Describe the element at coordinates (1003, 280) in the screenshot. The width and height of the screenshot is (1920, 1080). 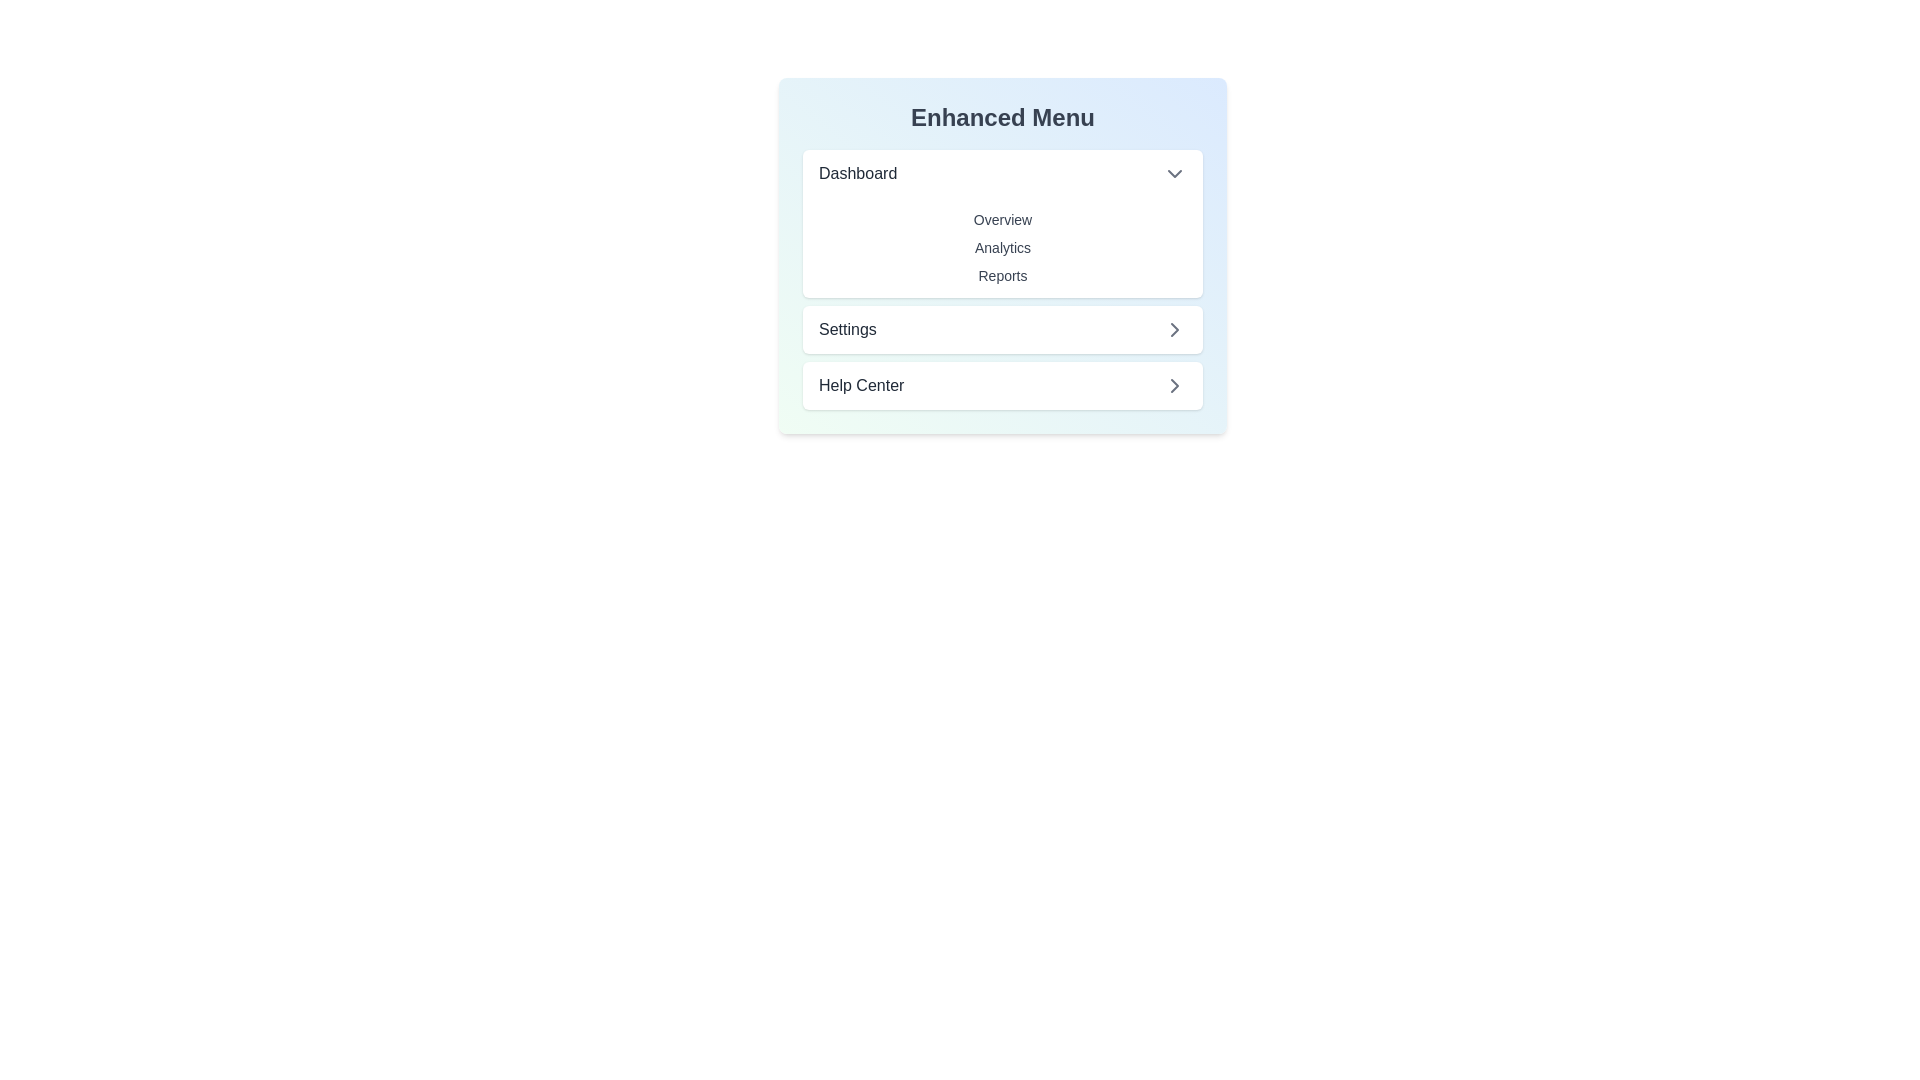
I see `the 'Reports' text label located third under the 'Dashboard' heading` at that location.